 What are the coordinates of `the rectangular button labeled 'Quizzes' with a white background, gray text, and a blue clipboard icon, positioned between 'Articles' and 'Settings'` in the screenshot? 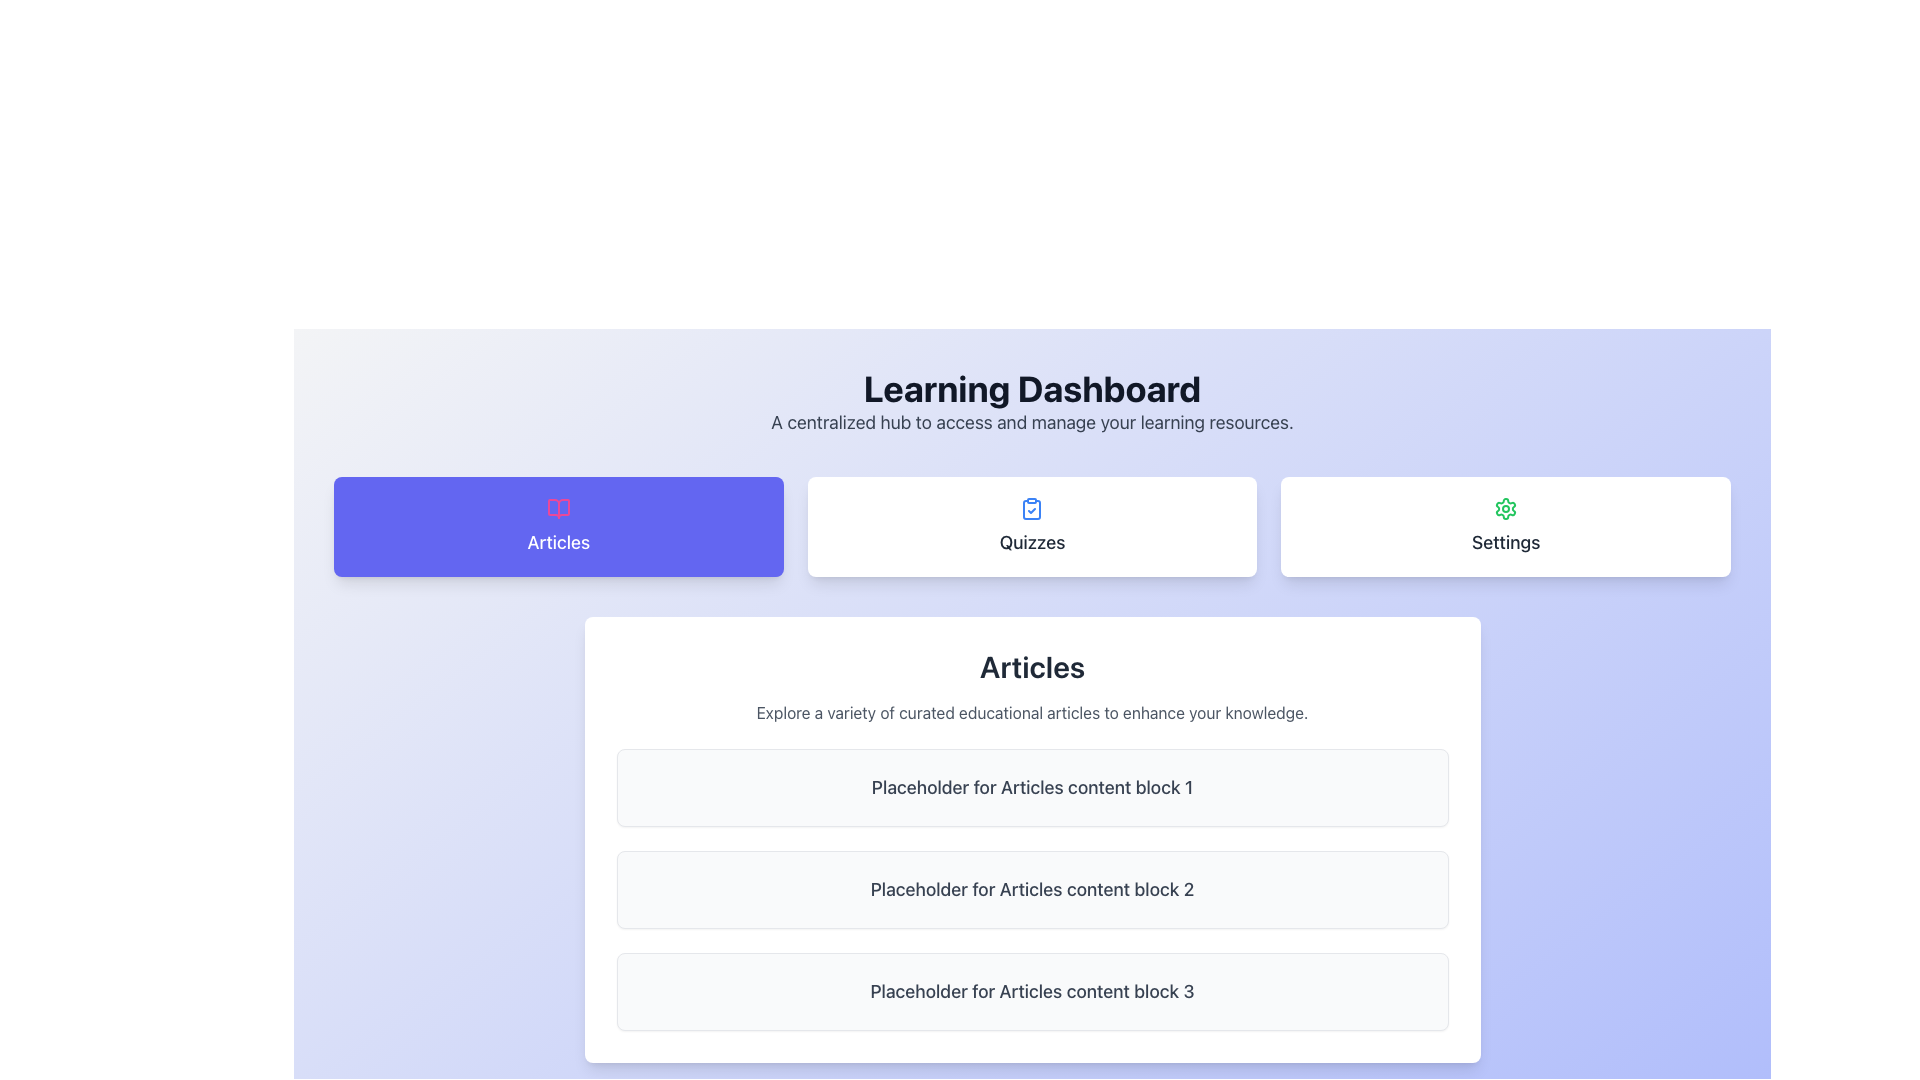 It's located at (1032, 526).